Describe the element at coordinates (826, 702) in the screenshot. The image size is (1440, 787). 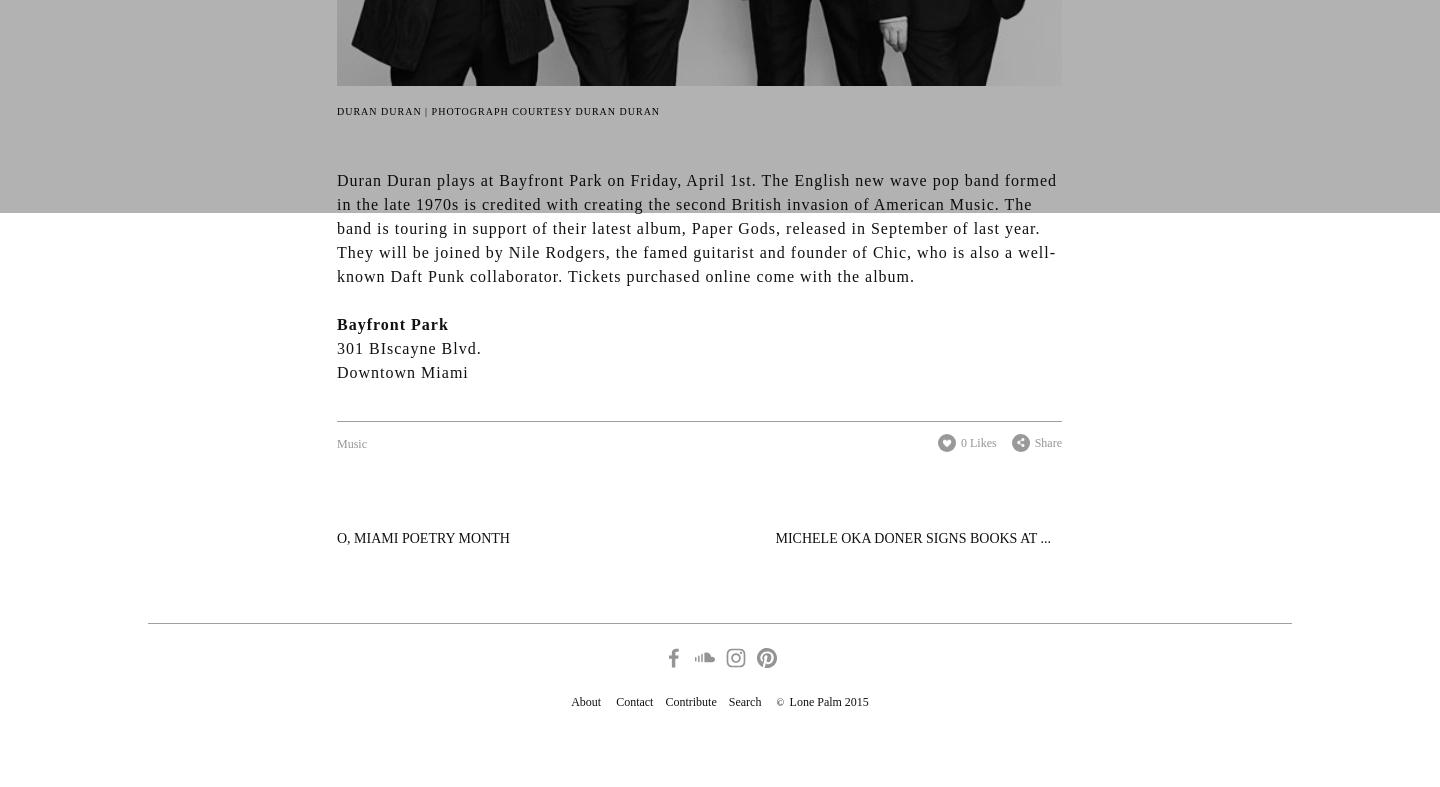
I see `'Lone Palm 2015'` at that location.